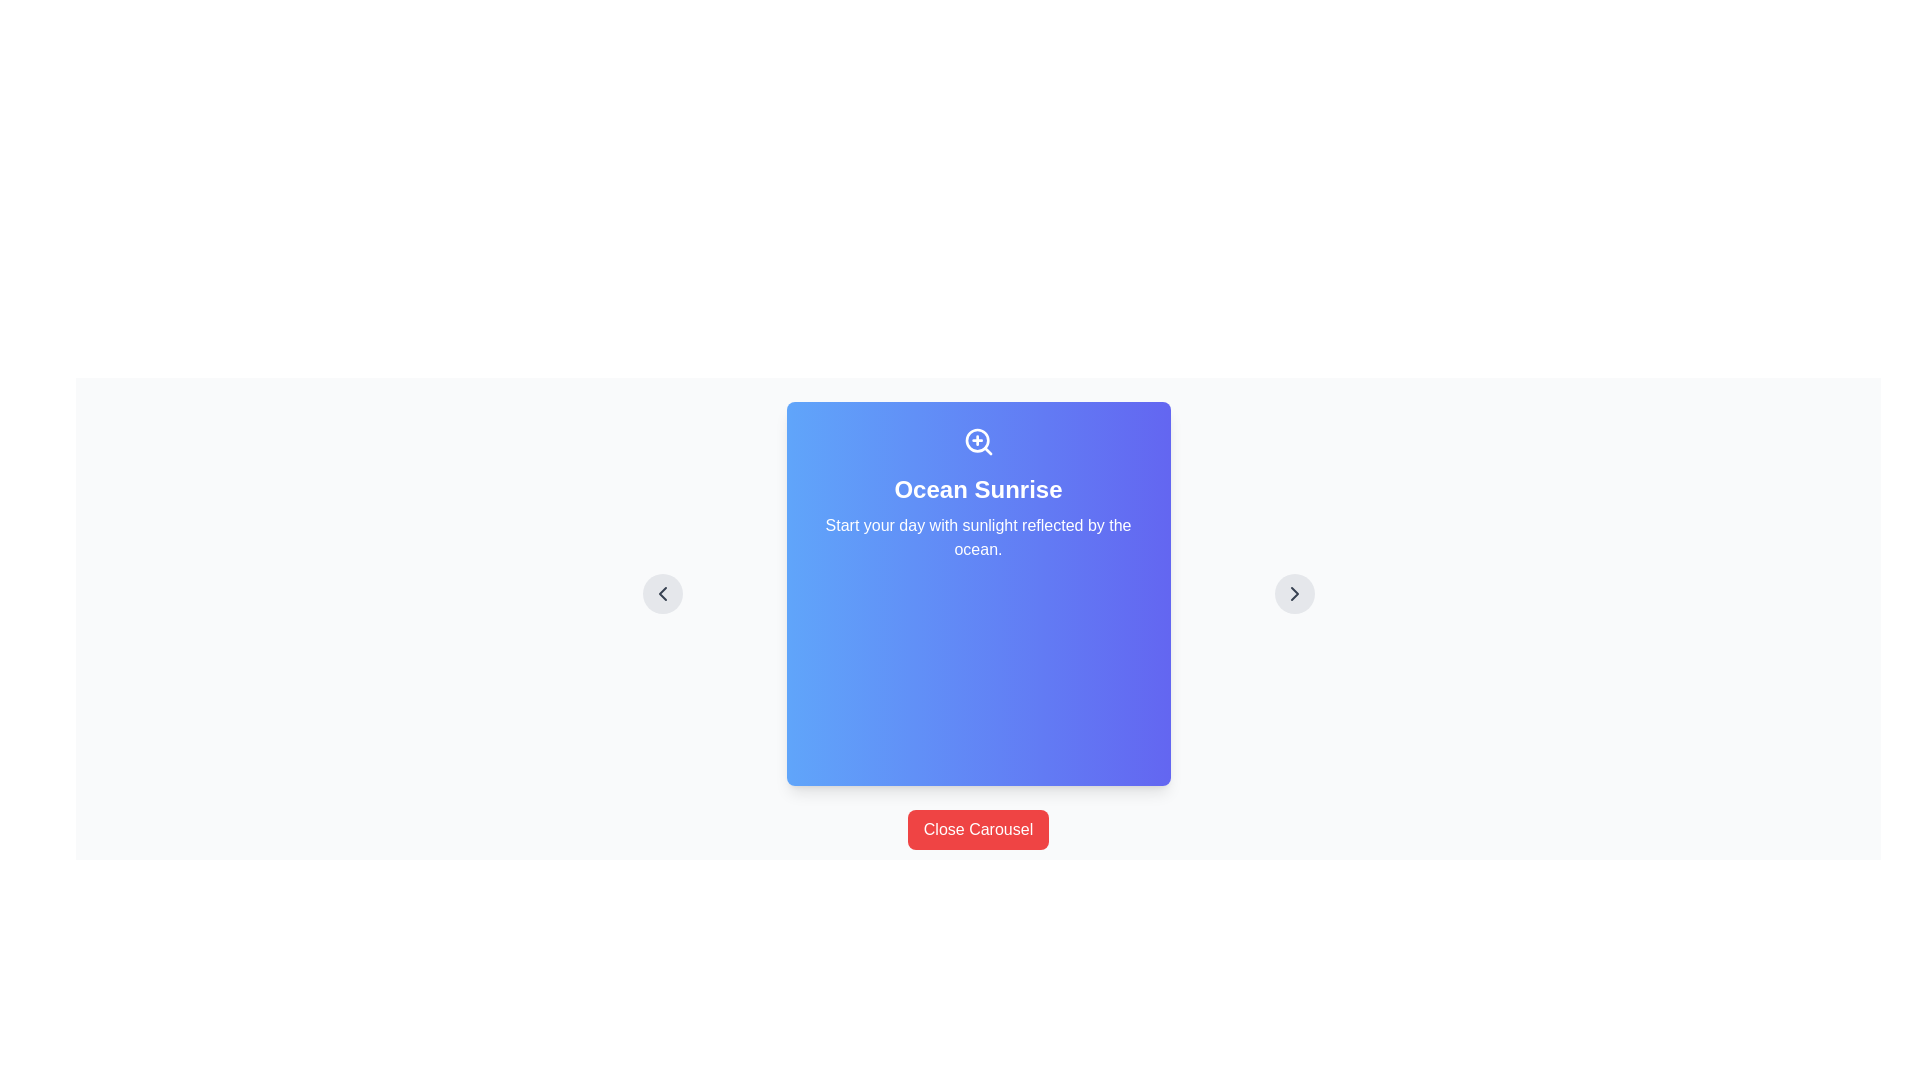 The image size is (1920, 1080). I want to click on the icon button located on the right side of the carousel panel, so click(1294, 593).